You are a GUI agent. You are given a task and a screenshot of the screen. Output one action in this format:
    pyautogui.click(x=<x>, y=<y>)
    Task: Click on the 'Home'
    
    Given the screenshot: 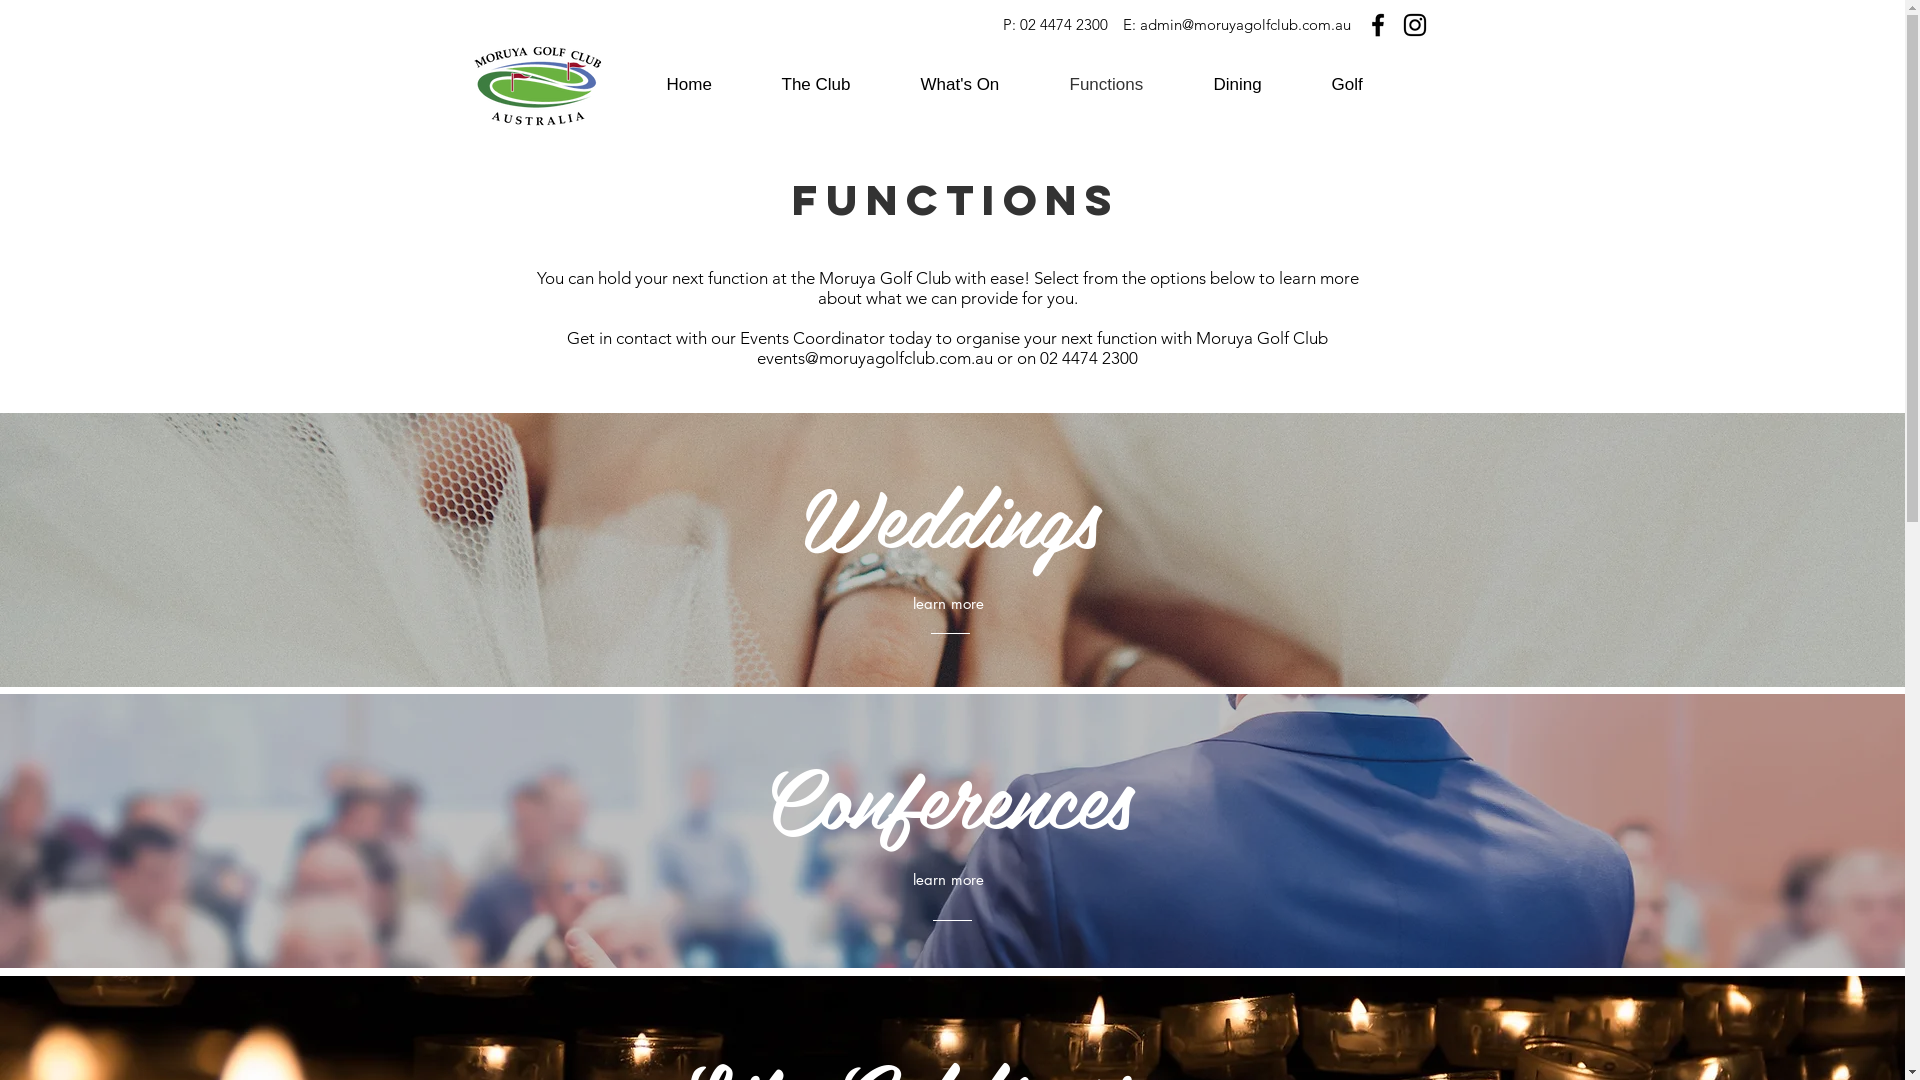 What is the action you would take?
    pyautogui.click(x=709, y=83)
    